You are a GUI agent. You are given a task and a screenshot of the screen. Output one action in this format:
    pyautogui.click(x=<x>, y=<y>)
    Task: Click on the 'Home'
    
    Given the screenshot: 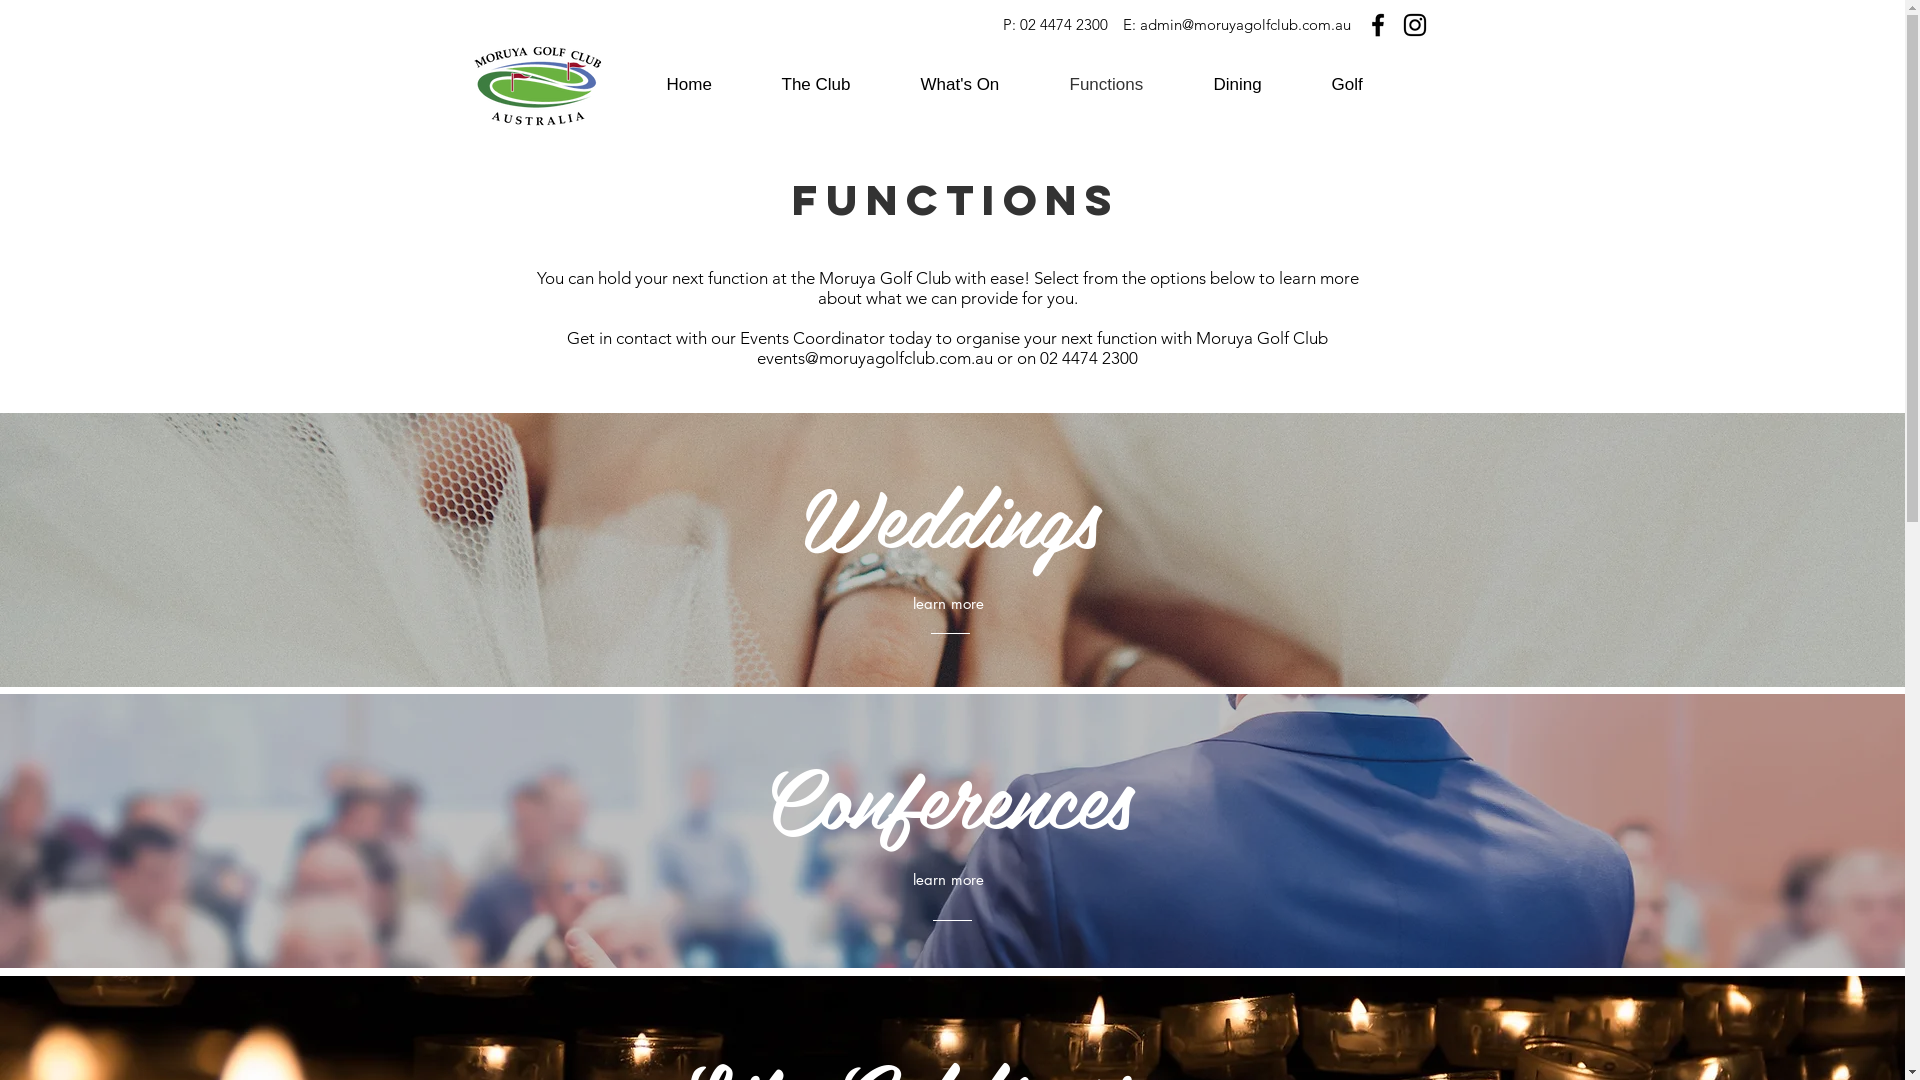 What is the action you would take?
    pyautogui.click(x=709, y=83)
    